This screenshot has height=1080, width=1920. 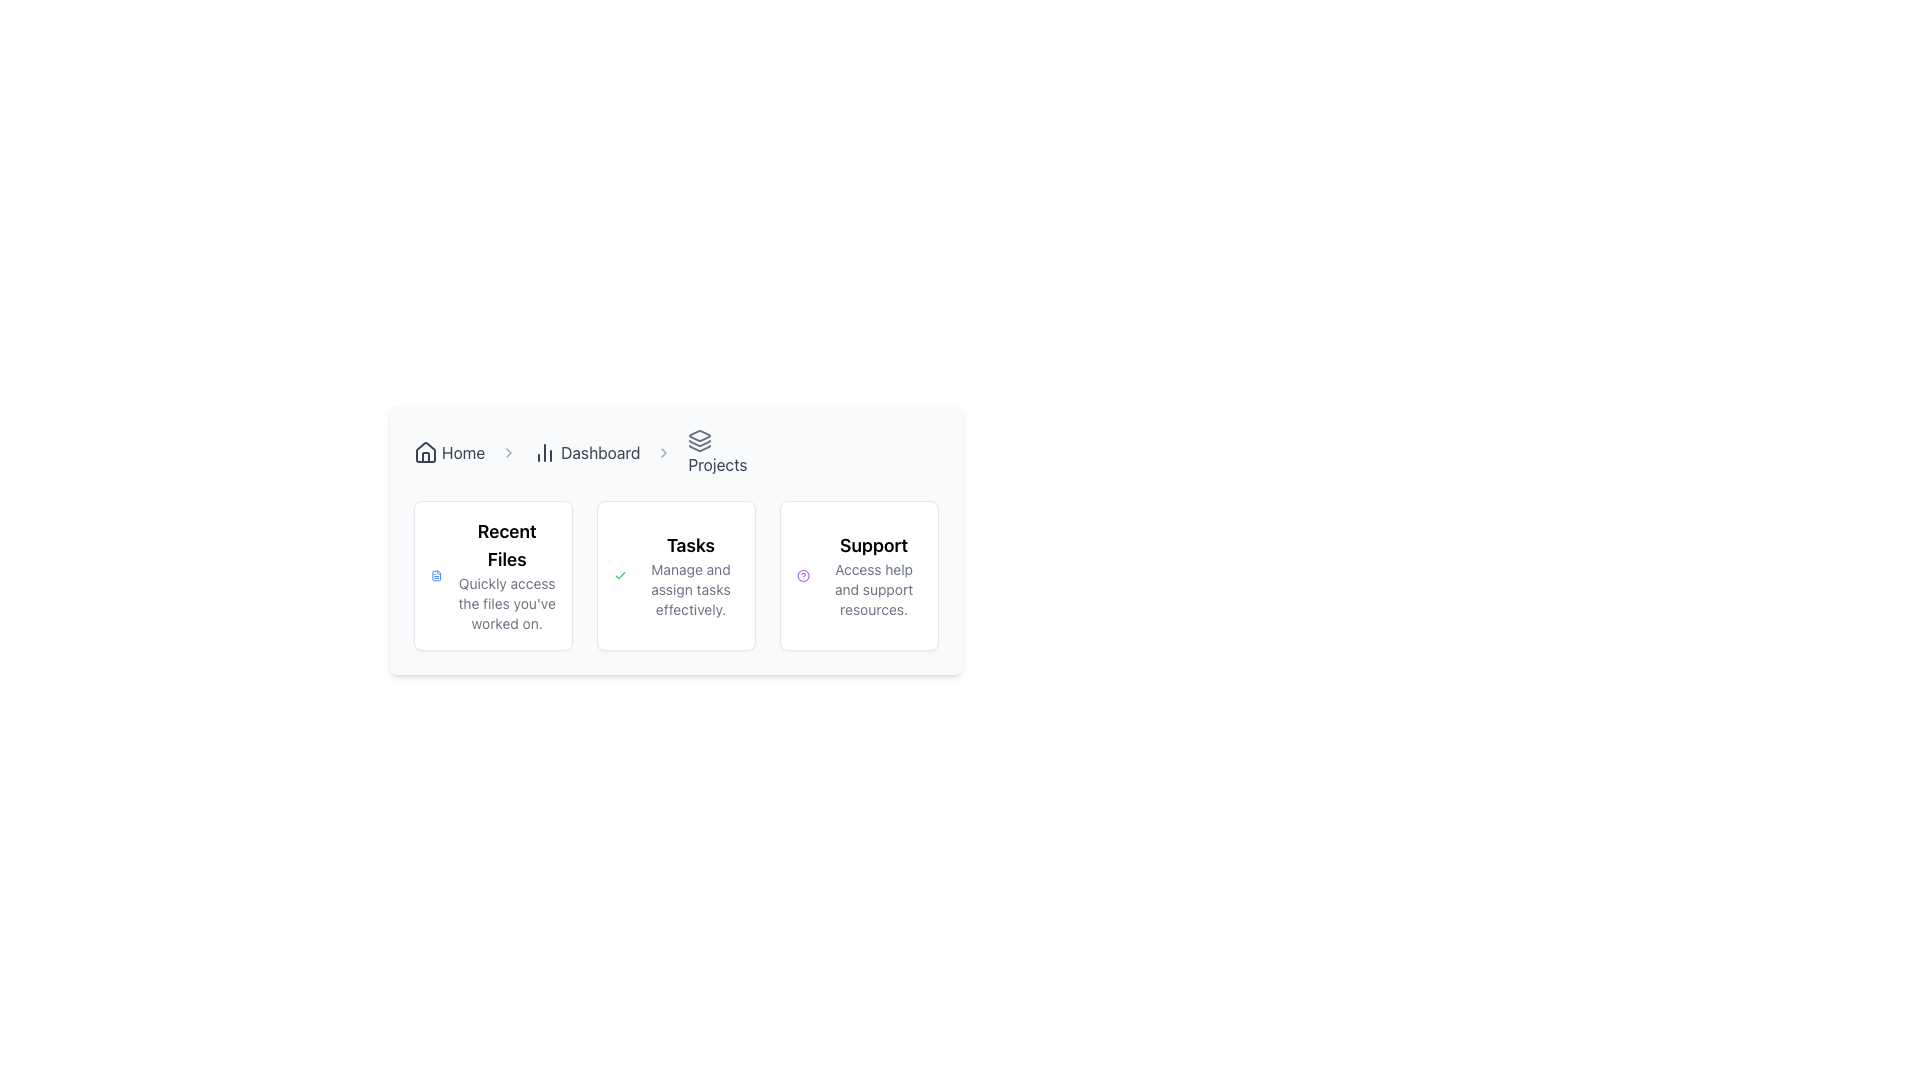 What do you see at coordinates (874, 546) in the screenshot?
I see `the static header text label that summarizes the content of the panel titled 'Access help and support resources.'` at bounding box center [874, 546].